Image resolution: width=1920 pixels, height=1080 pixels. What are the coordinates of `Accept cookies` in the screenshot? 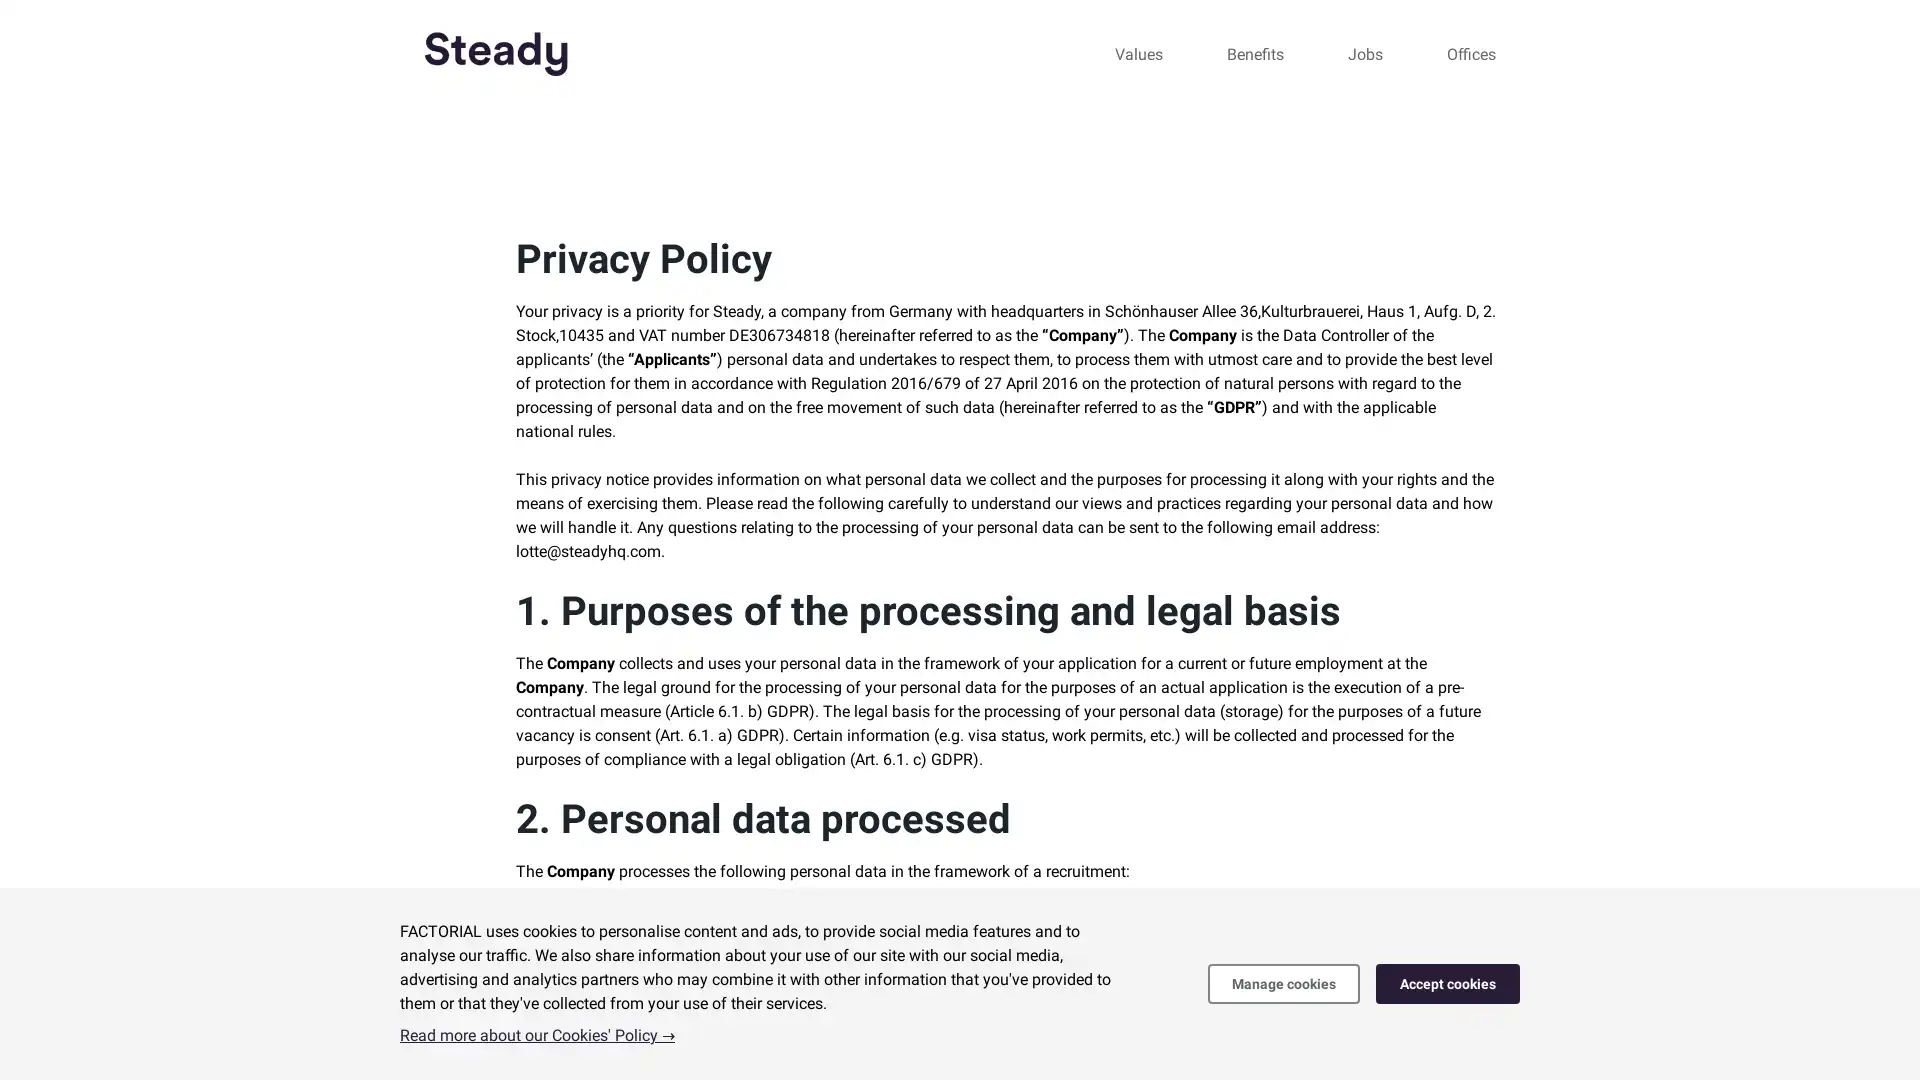 It's located at (1448, 982).